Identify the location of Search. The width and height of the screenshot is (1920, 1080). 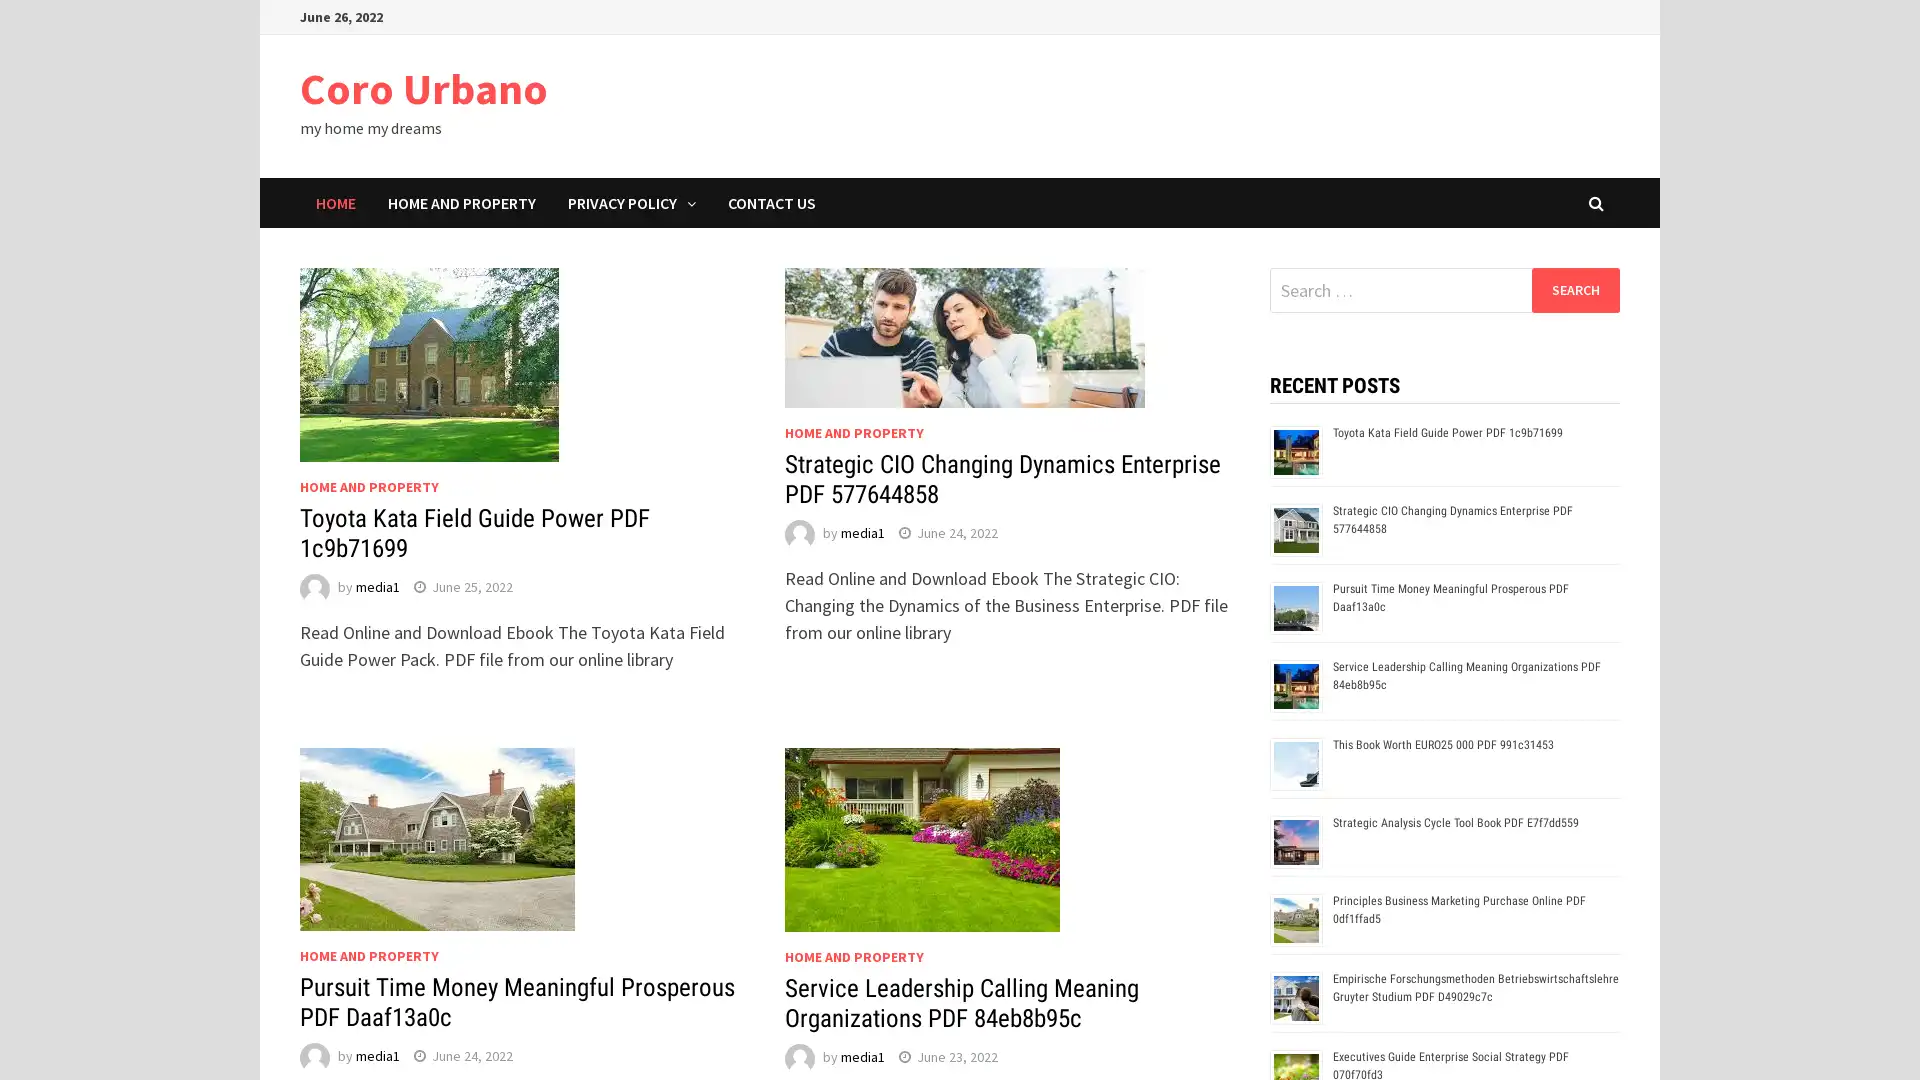
(1574, 289).